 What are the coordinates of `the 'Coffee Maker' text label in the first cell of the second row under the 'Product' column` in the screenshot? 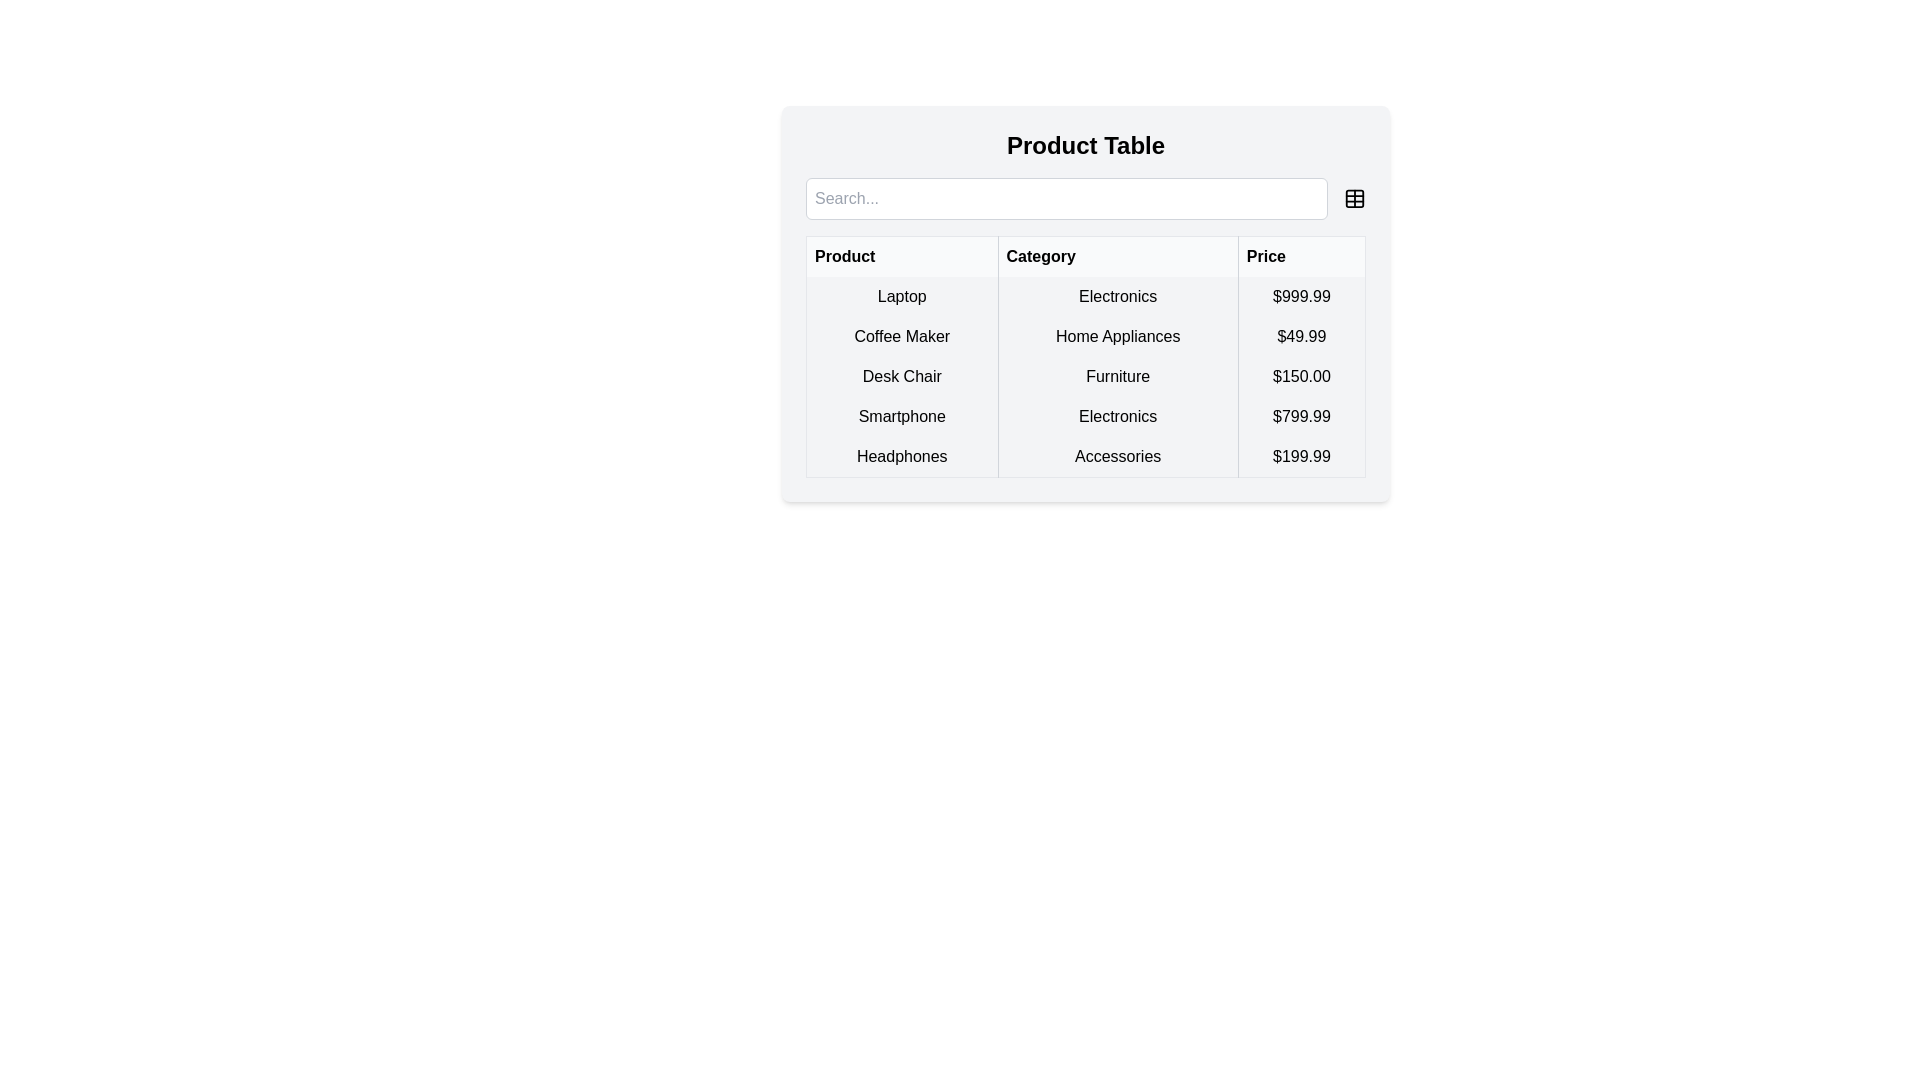 It's located at (901, 335).